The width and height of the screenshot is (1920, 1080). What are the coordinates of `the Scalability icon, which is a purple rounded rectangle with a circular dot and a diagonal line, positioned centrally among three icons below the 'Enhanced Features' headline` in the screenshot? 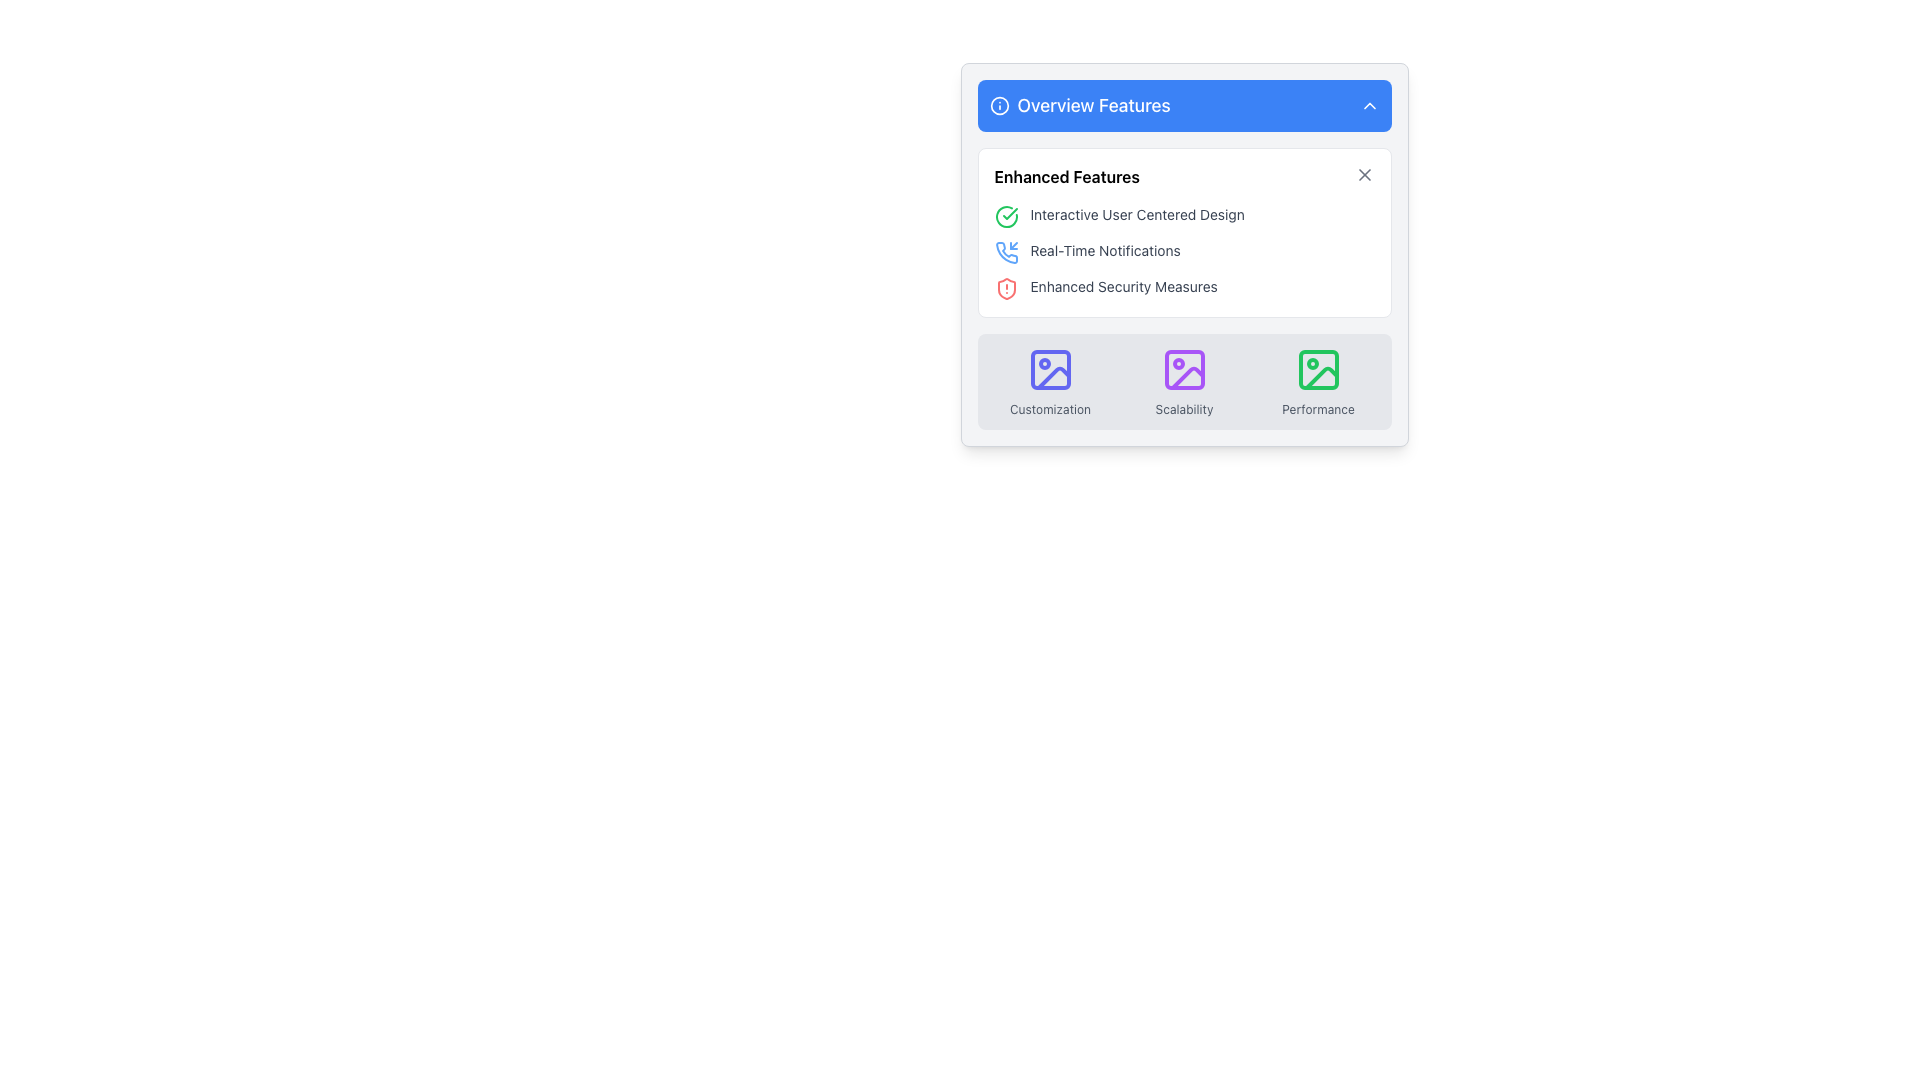 It's located at (1184, 370).